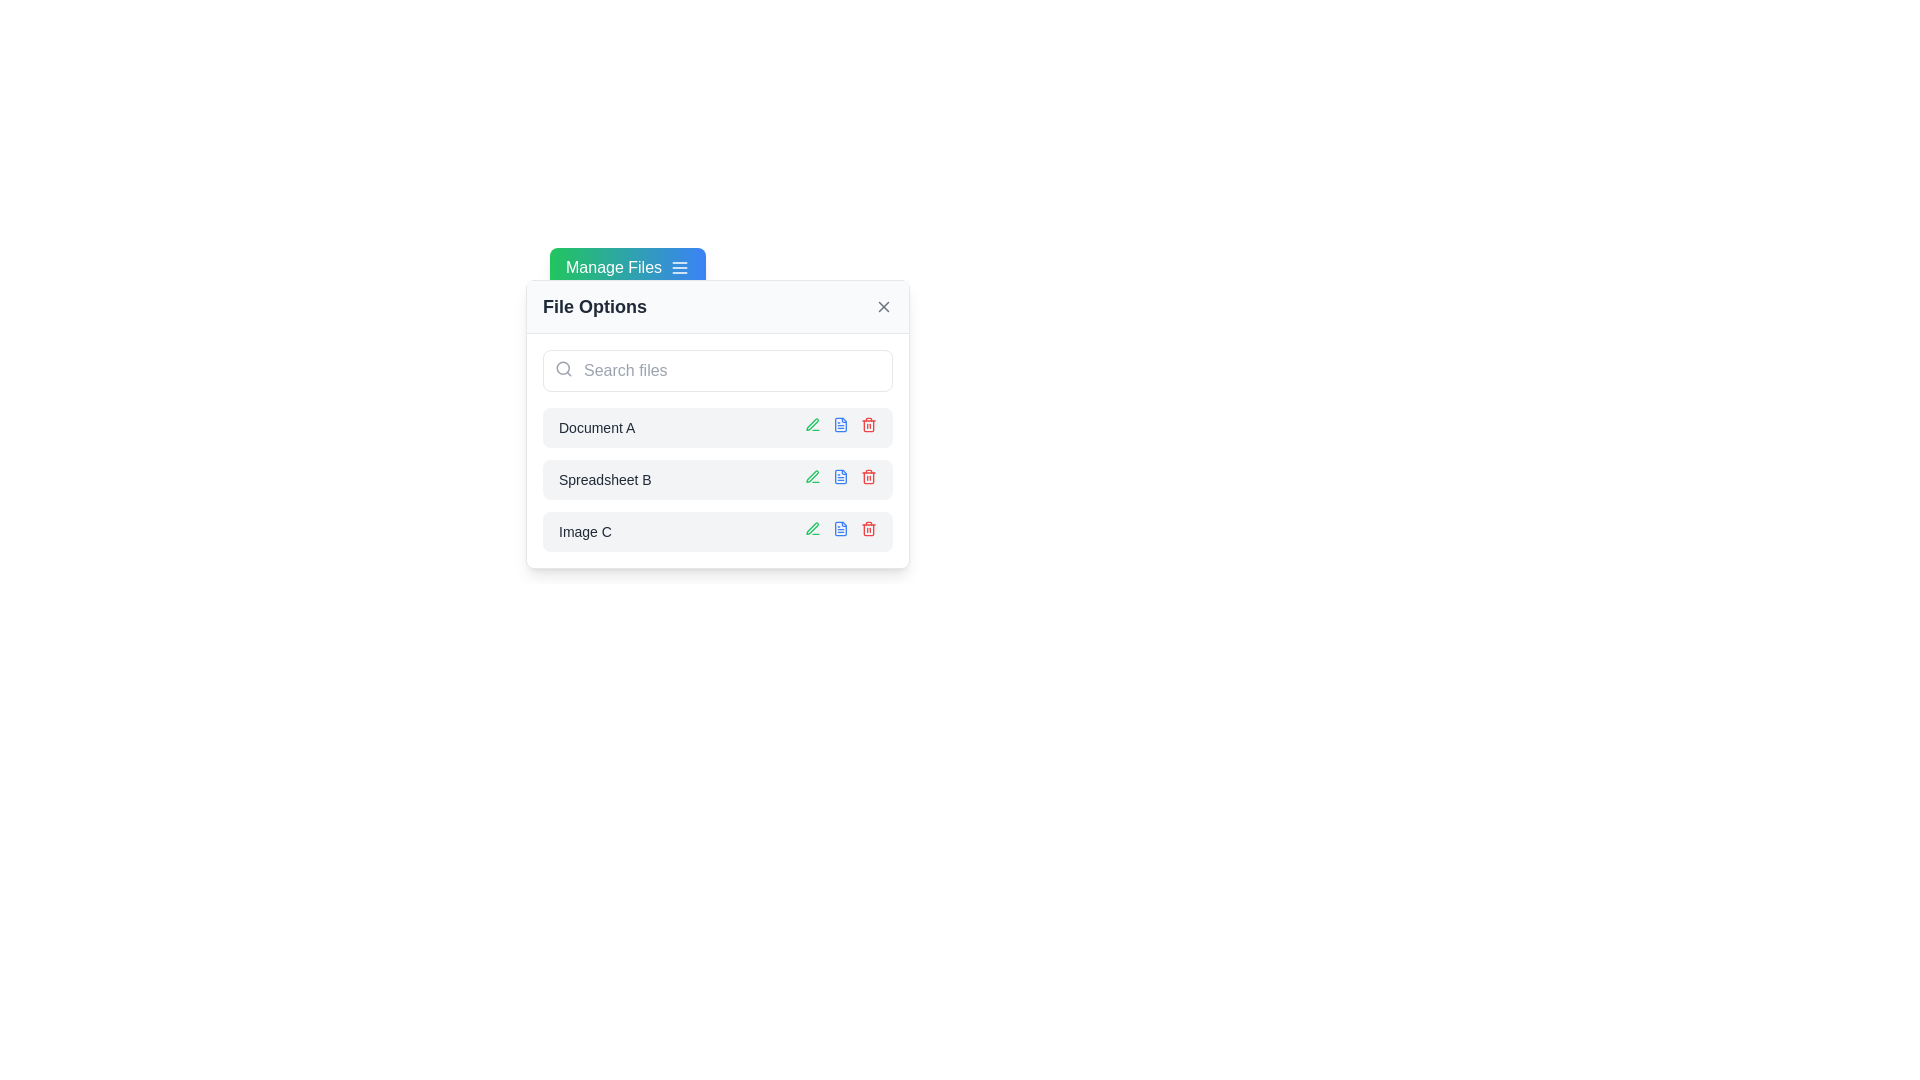  I want to click on the interactive menu toggle icon, so click(680, 266).